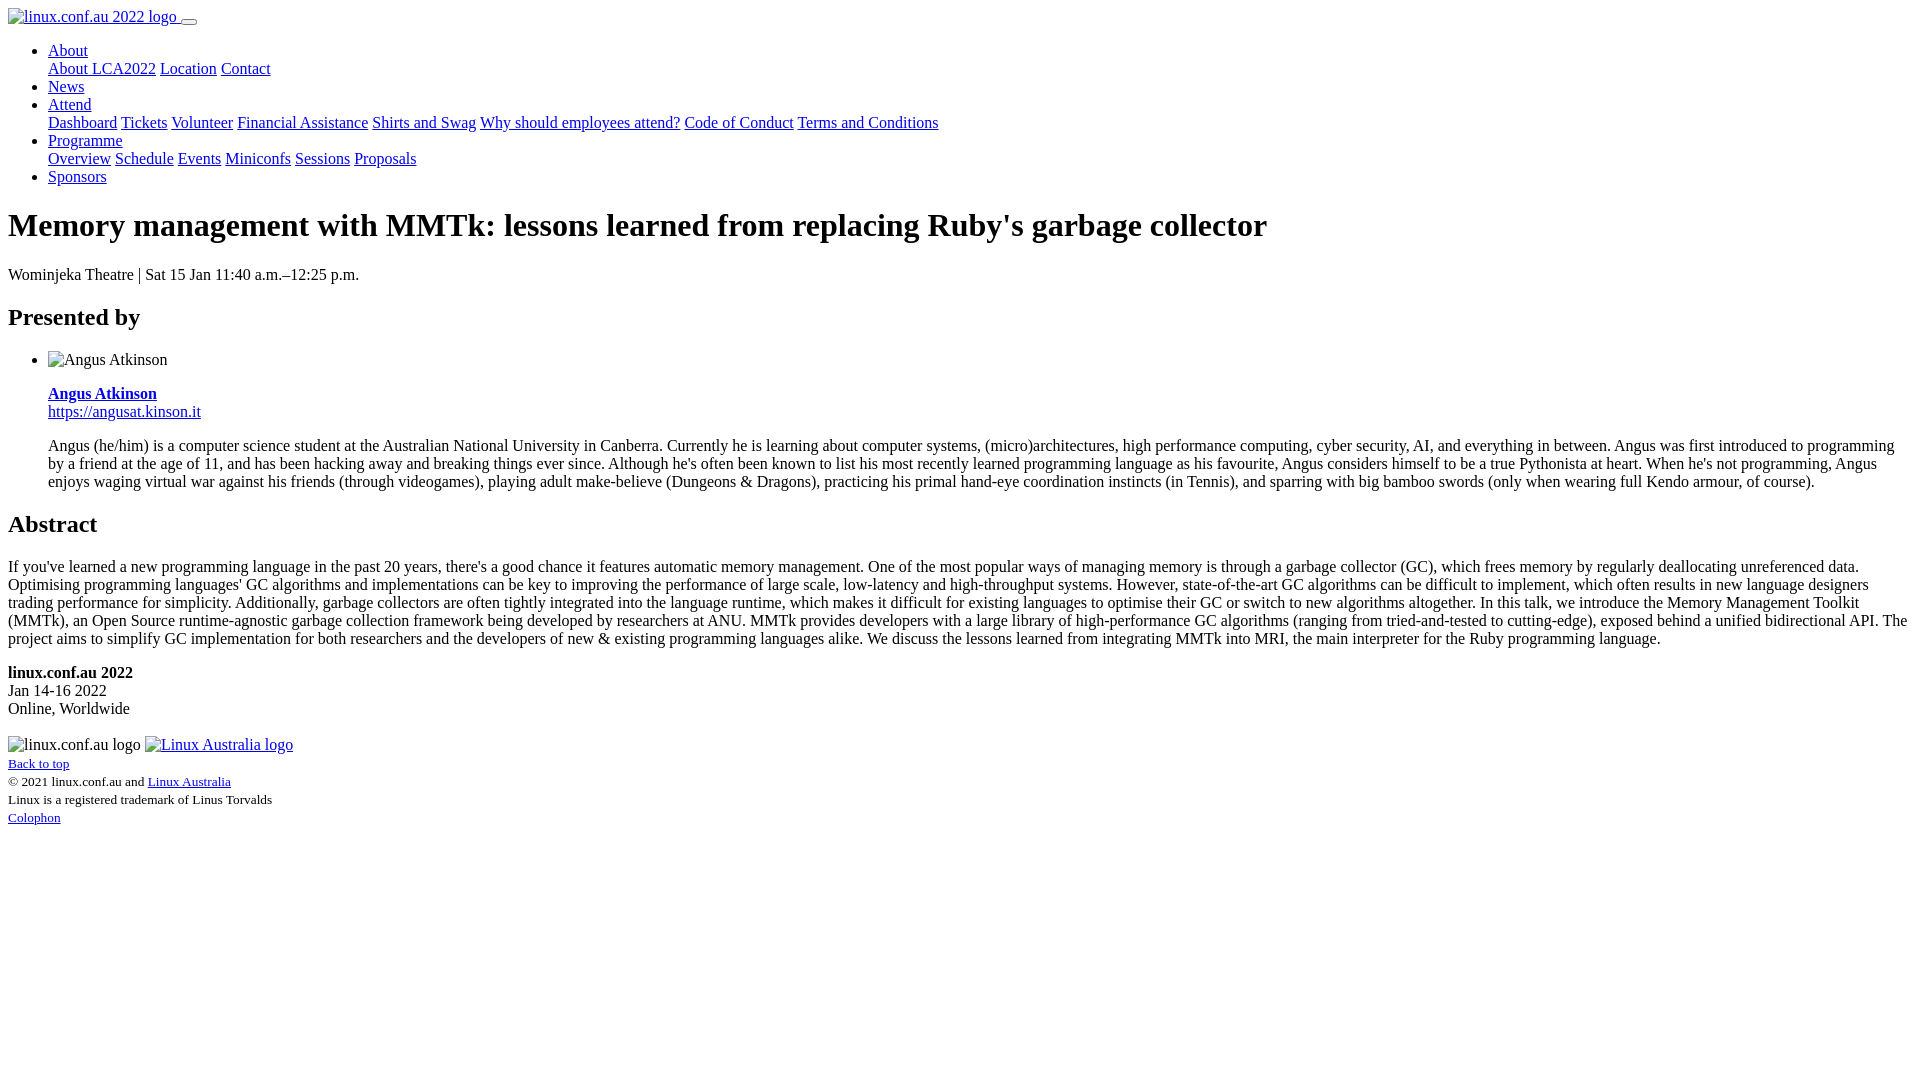 Image resolution: width=1920 pixels, height=1080 pixels. What do you see at coordinates (101, 393) in the screenshot?
I see `'Angus Atkinson'` at bounding box center [101, 393].